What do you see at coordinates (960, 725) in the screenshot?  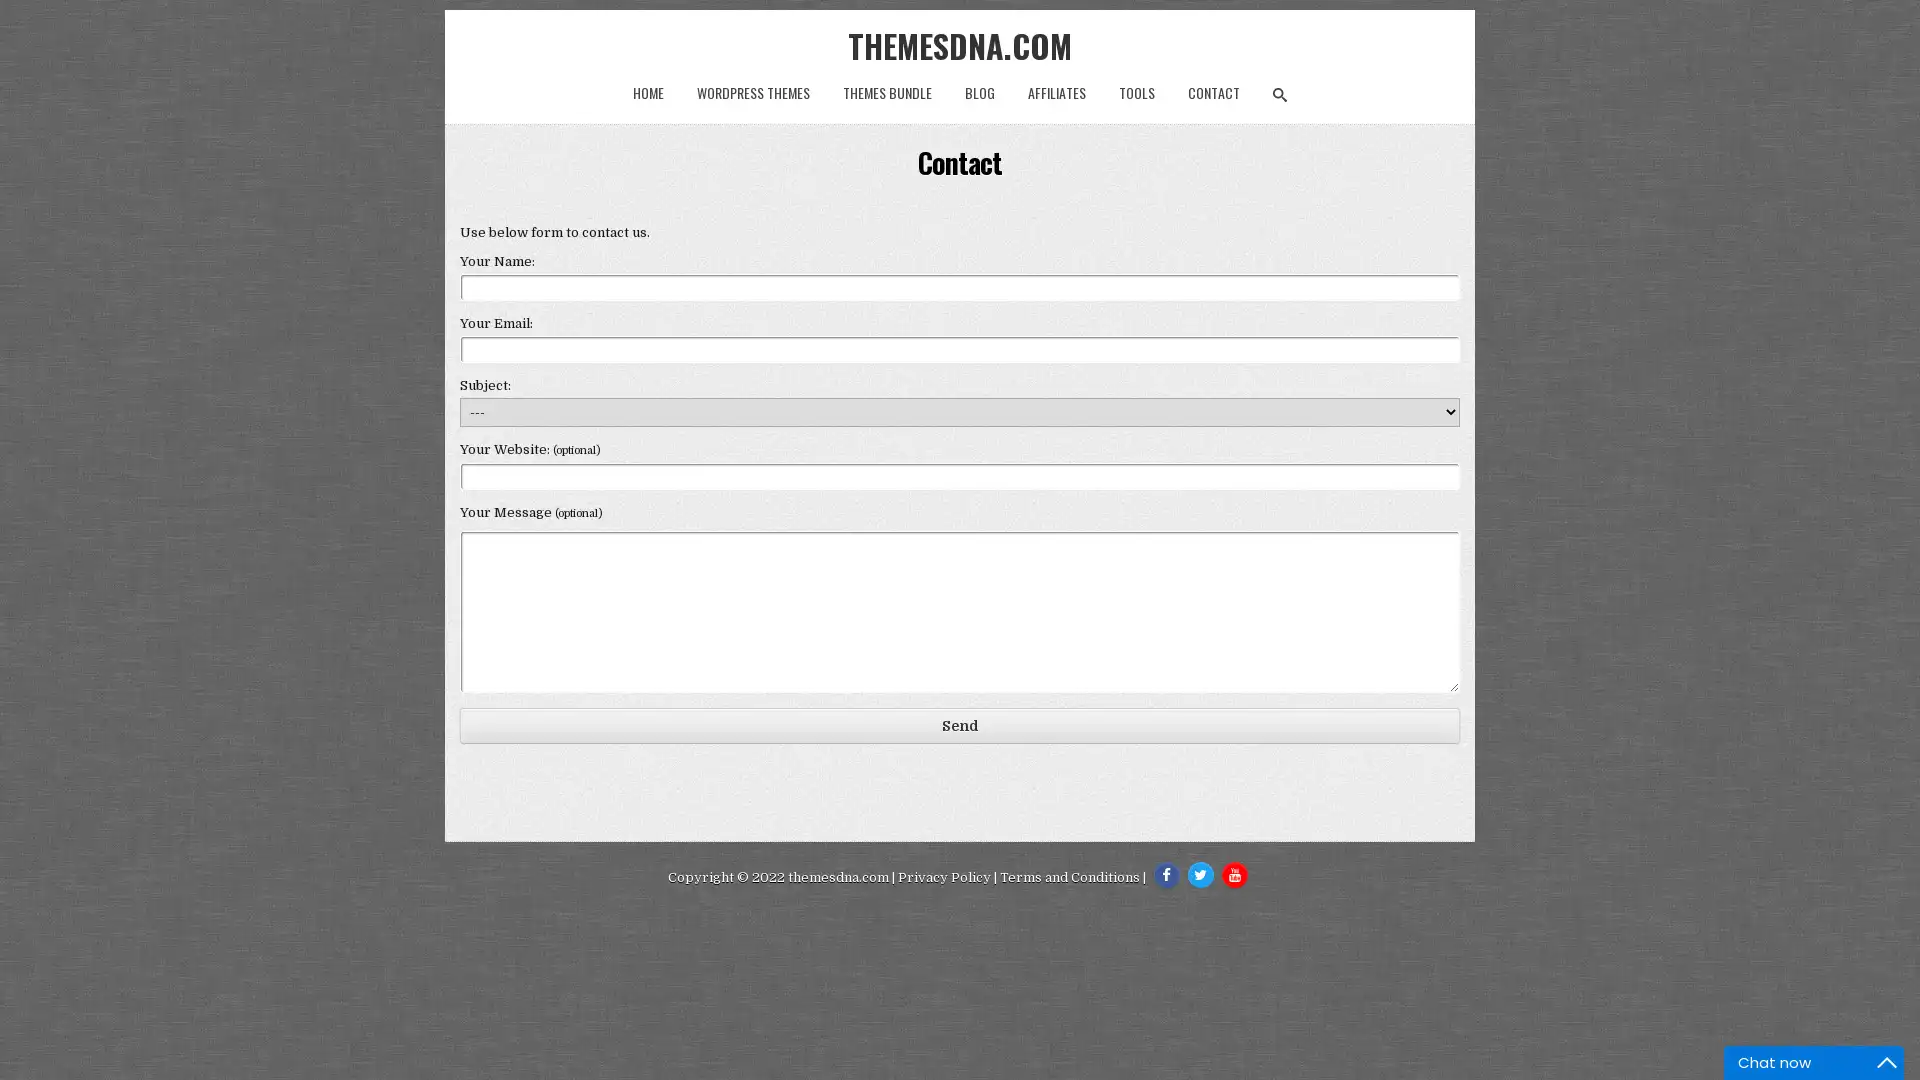 I see `Send` at bounding box center [960, 725].